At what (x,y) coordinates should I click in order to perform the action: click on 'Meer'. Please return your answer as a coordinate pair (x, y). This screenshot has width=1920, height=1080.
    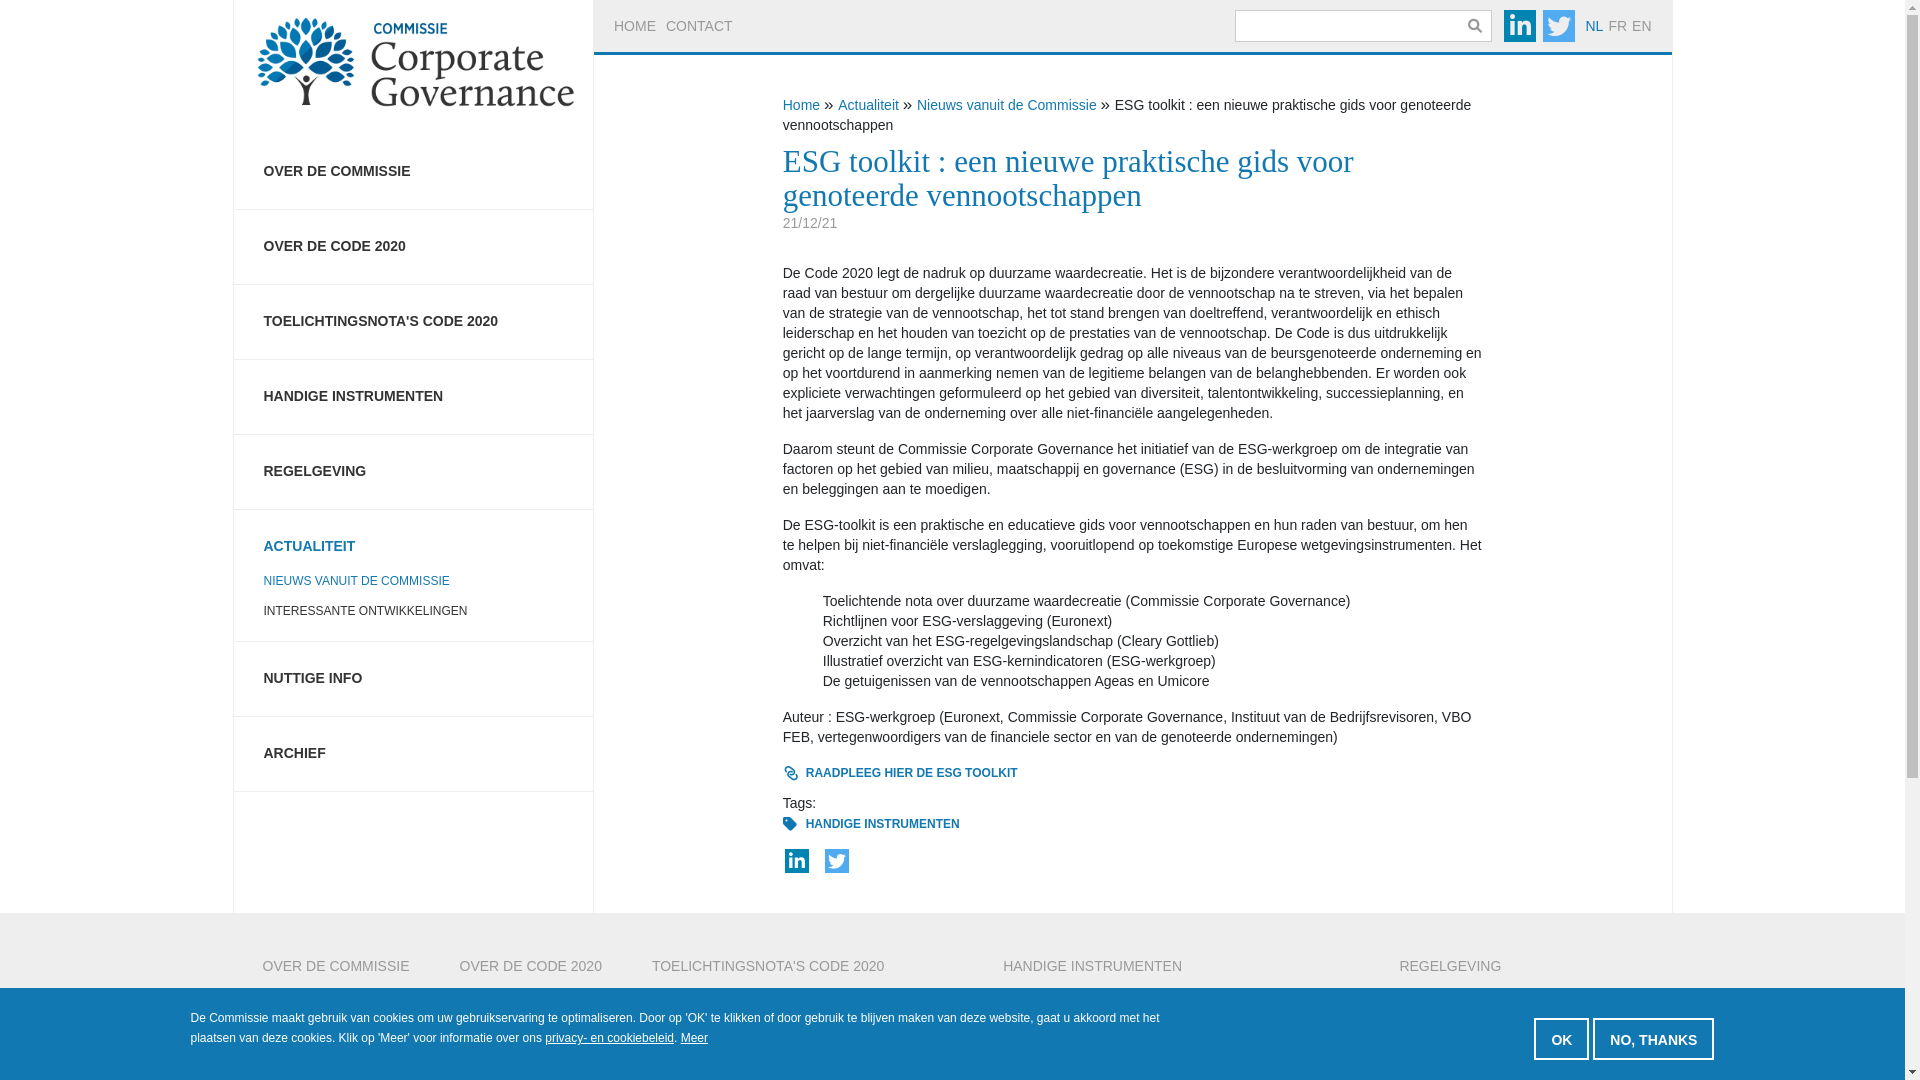
    Looking at the image, I should click on (681, 1036).